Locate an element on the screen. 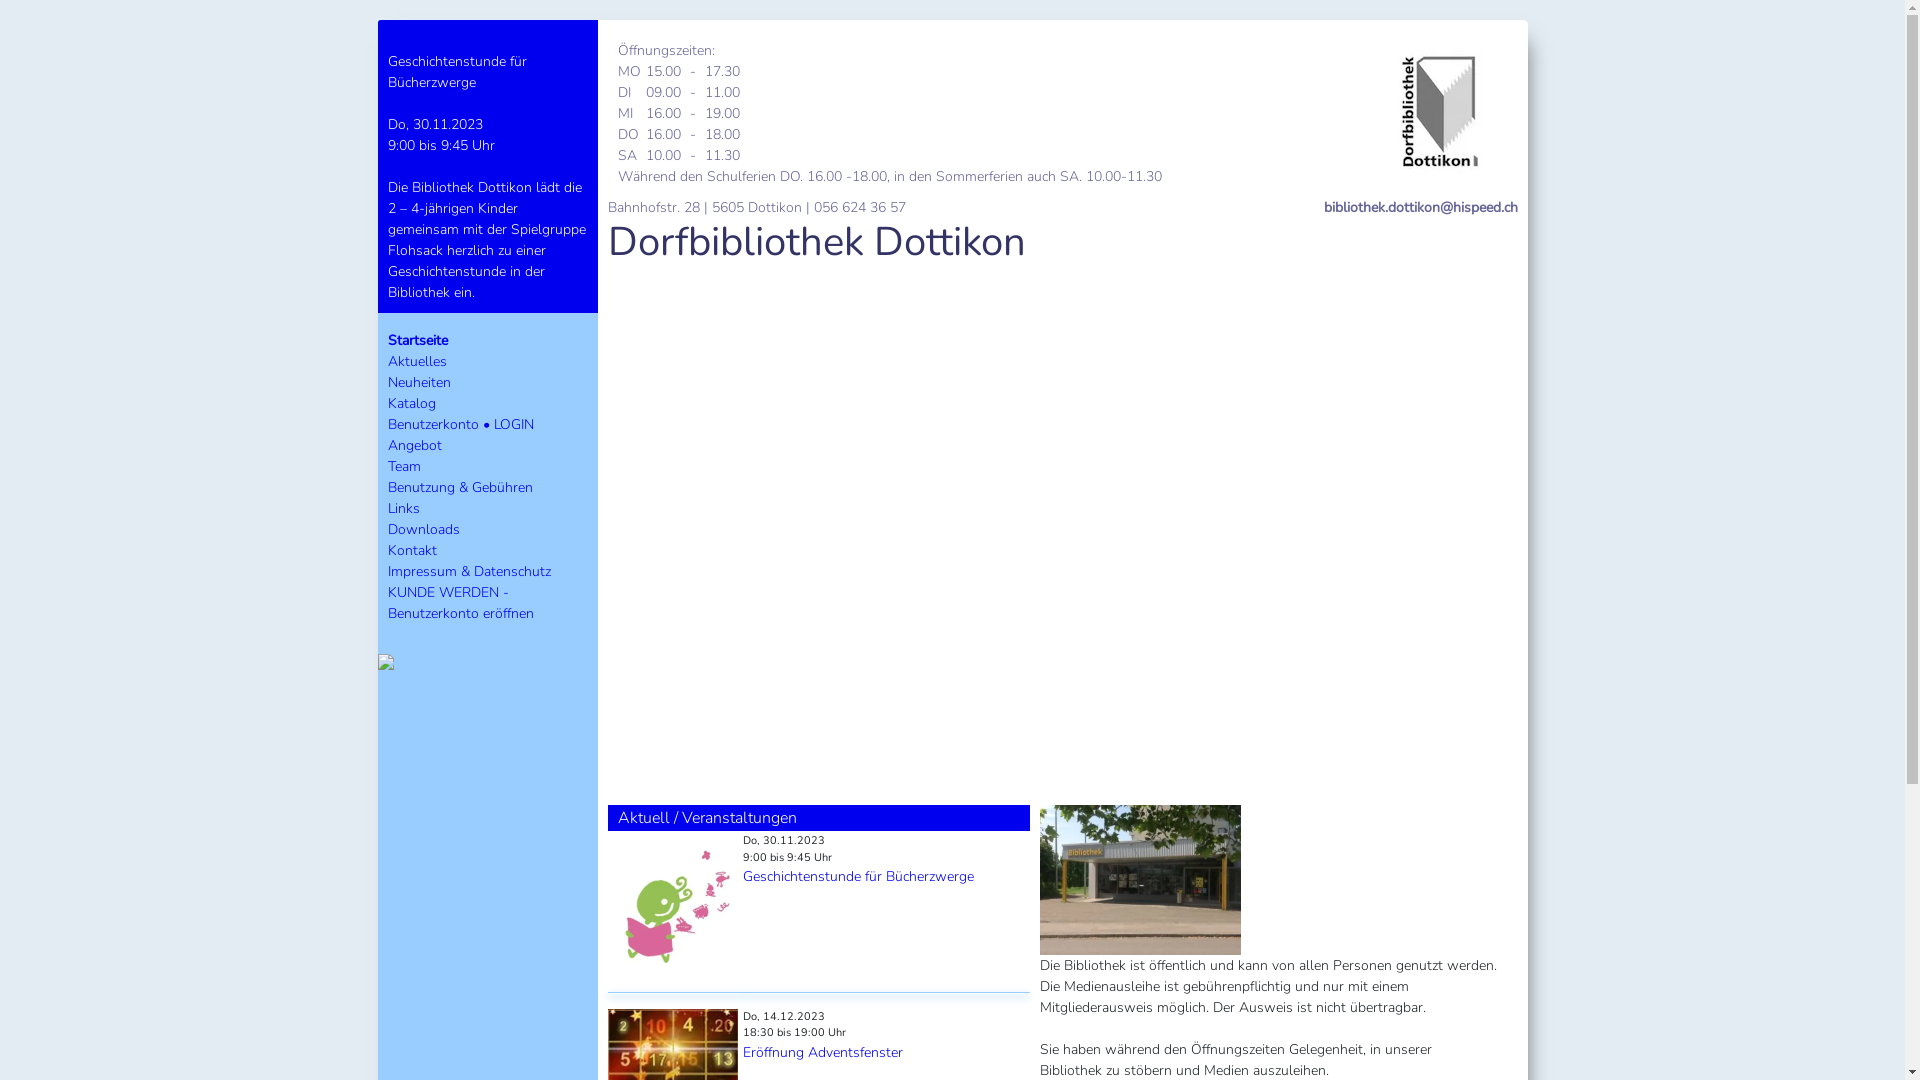  'Katalog' is located at coordinates (411, 403).